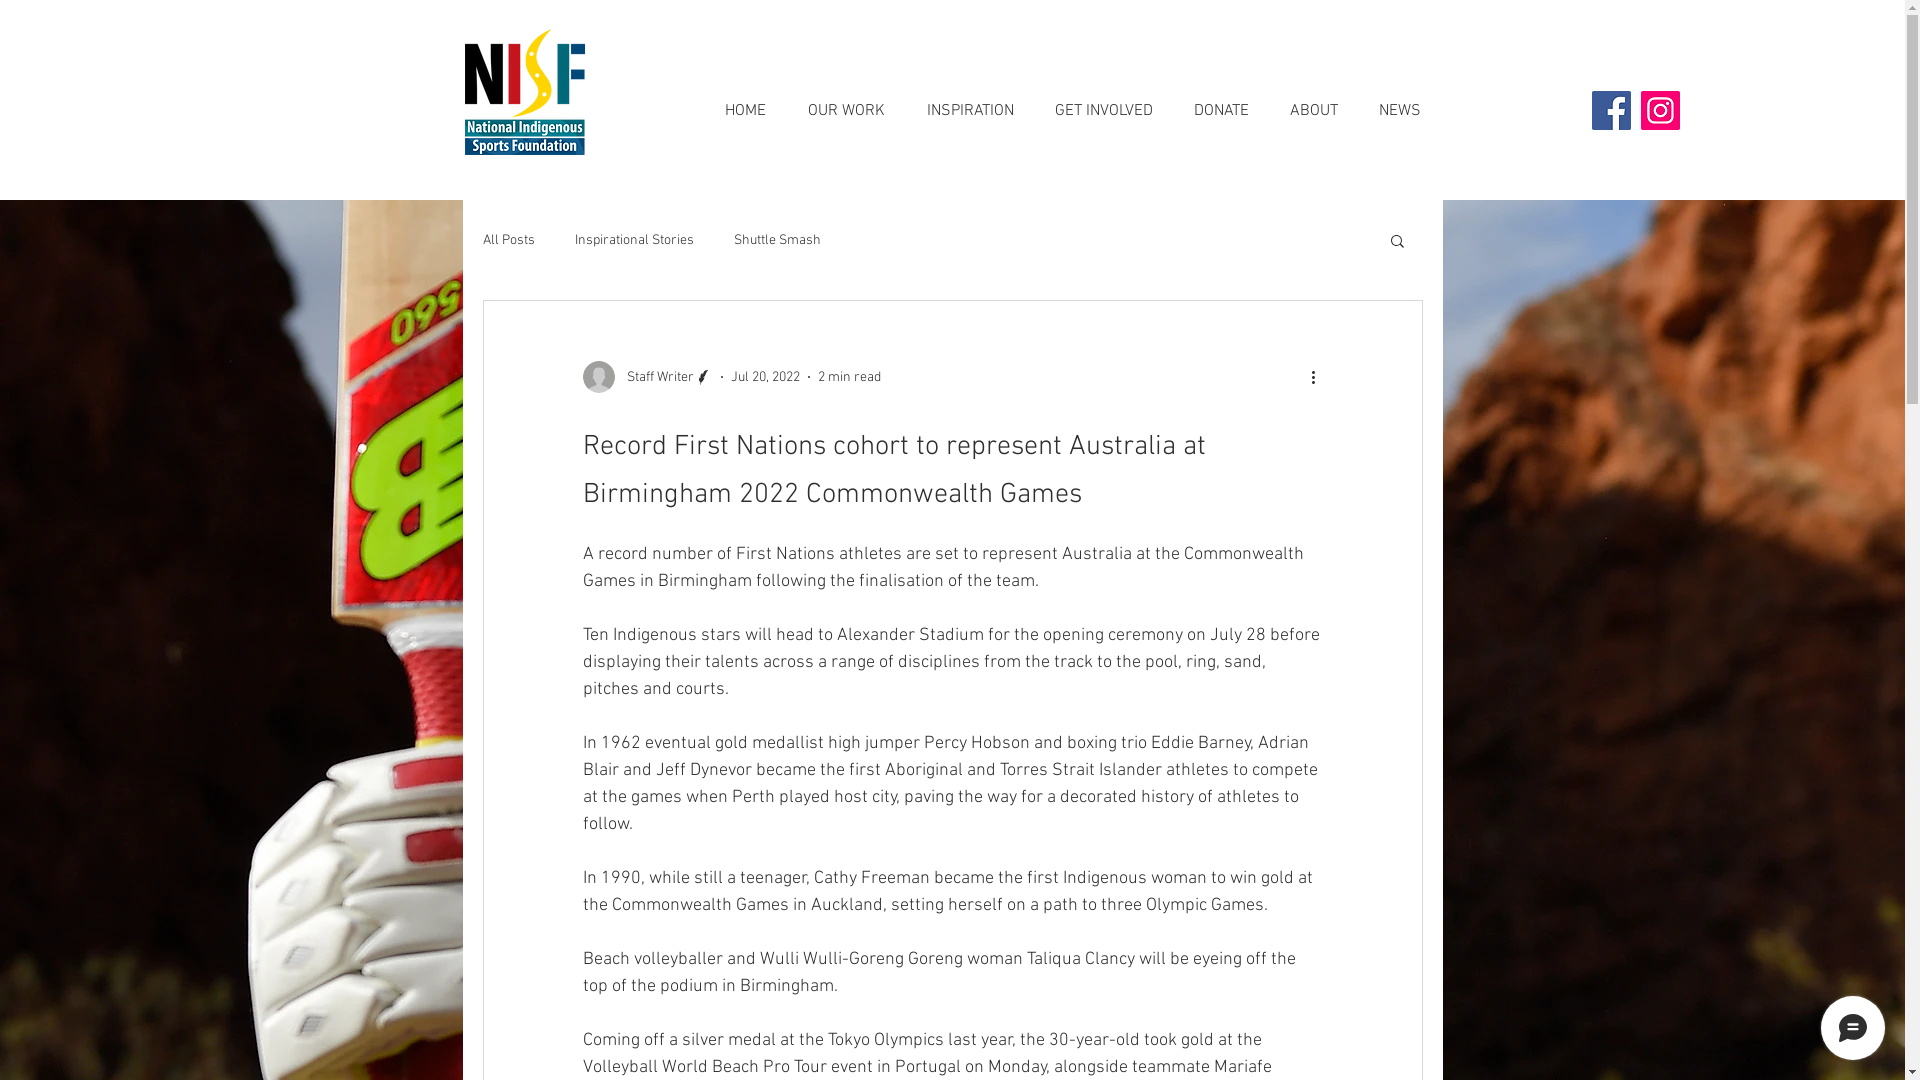 This screenshot has height=1080, width=1920. Describe the element at coordinates (1398, 102) in the screenshot. I see `'NEWS'` at that location.